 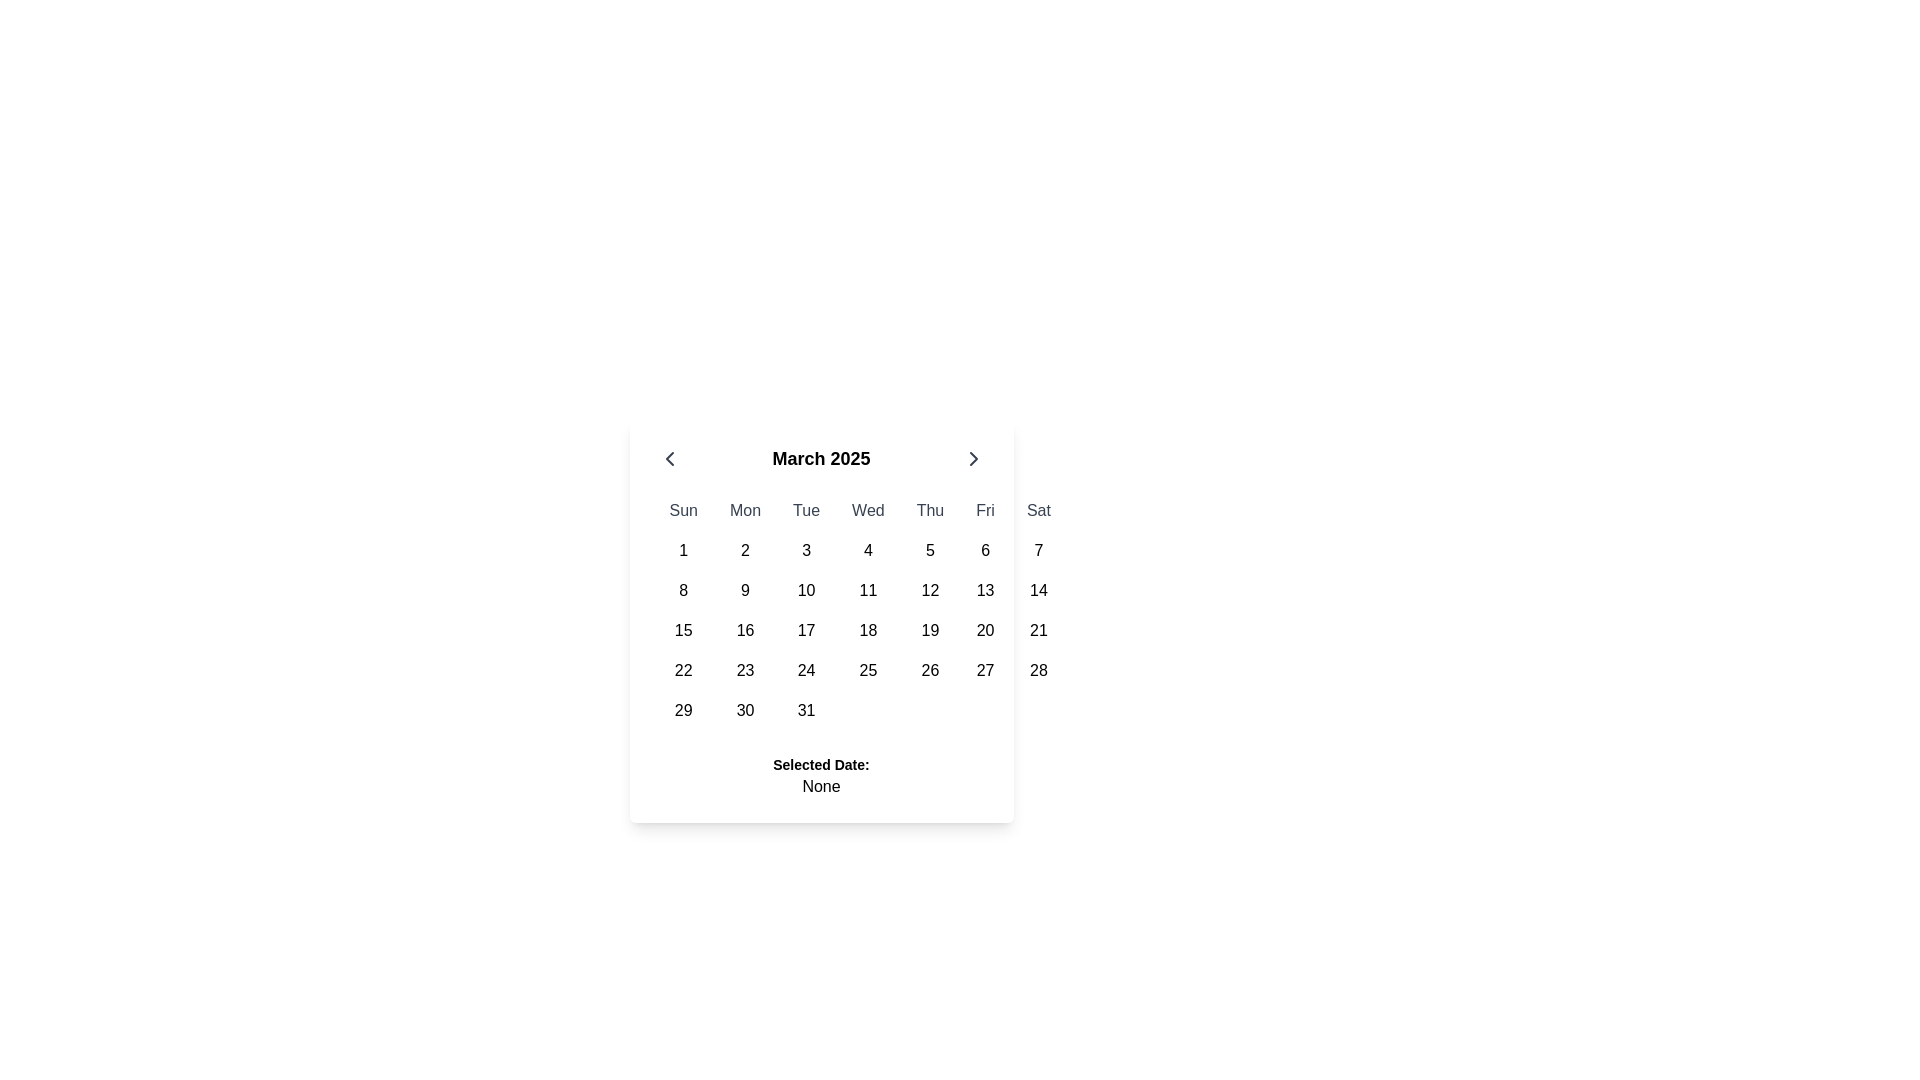 I want to click on the button-like element displaying the number '8' in the calendar, so click(x=683, y=589).